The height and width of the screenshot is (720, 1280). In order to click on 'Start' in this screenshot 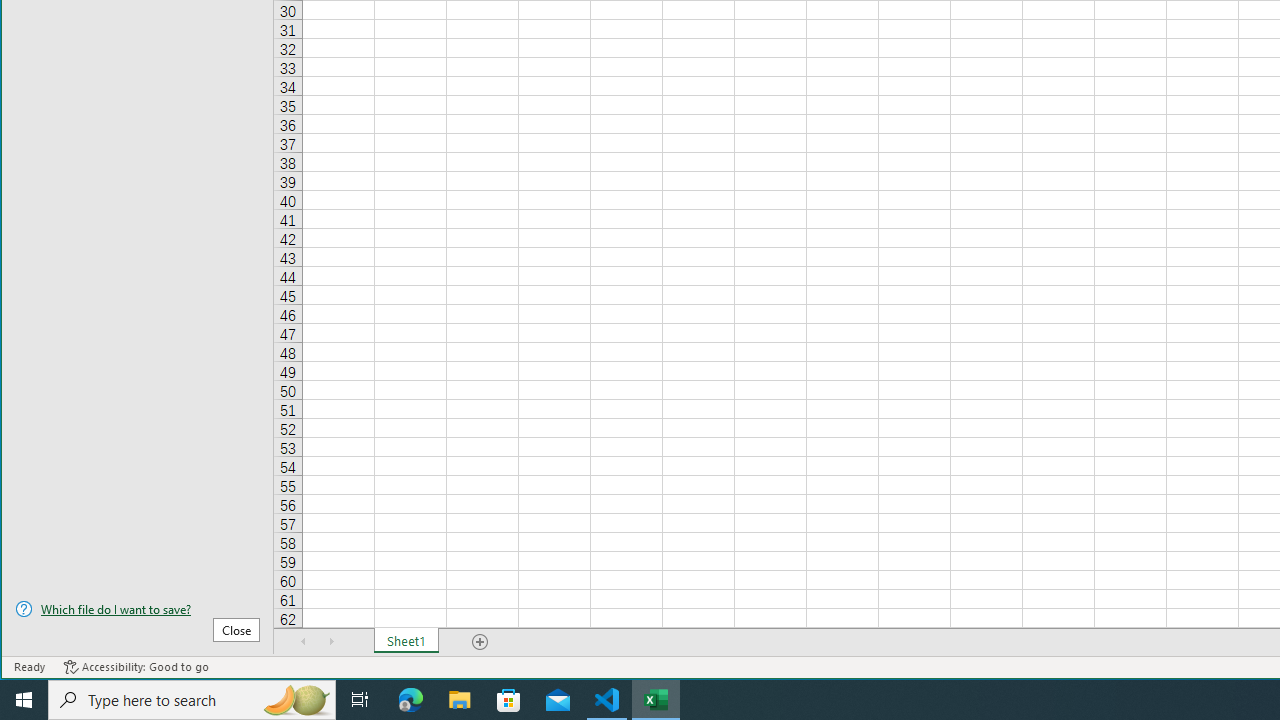, I will do `click(24, 698)`.